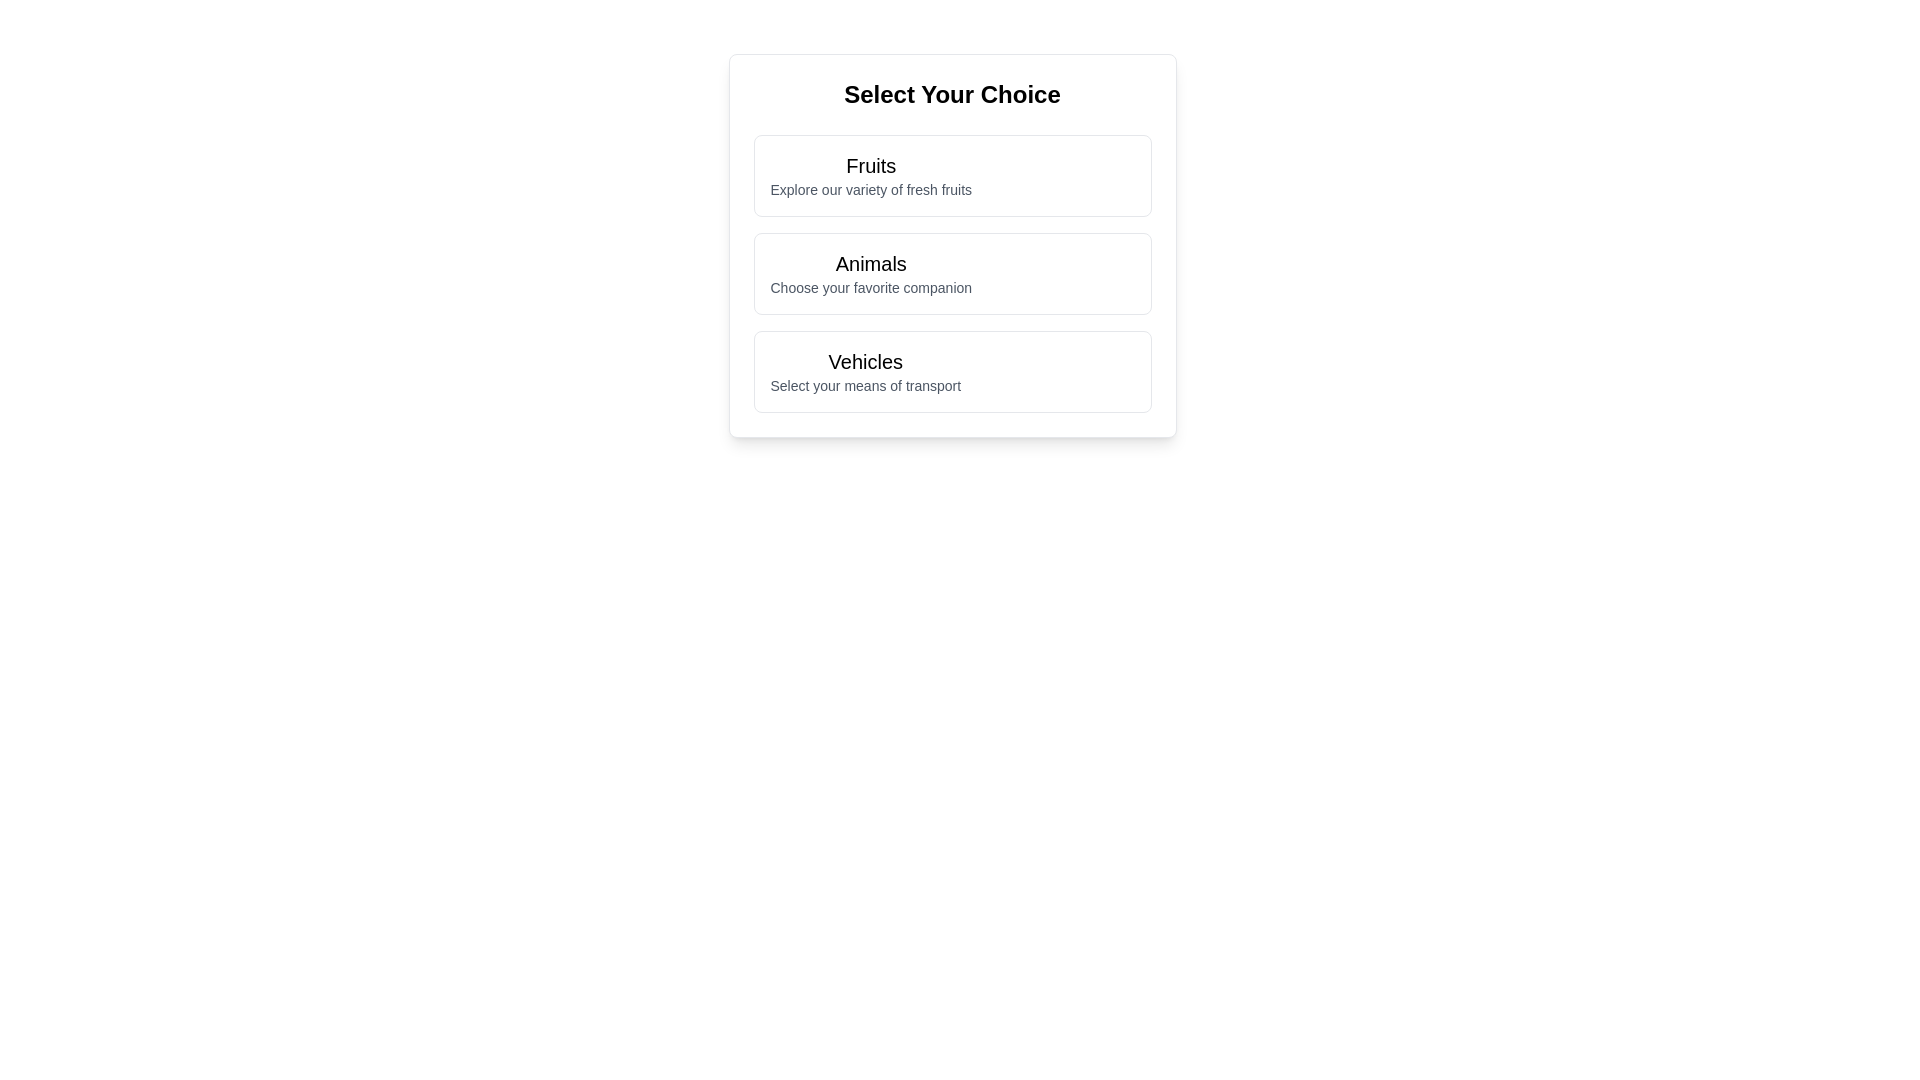 This screenshot has height=1080, width=1920. Describe the element at coordinates (951, 273) in the screenshot. I see `the 'Animals' selectable card, which is the second card in a vertical list of three cards, for more details` at that location.